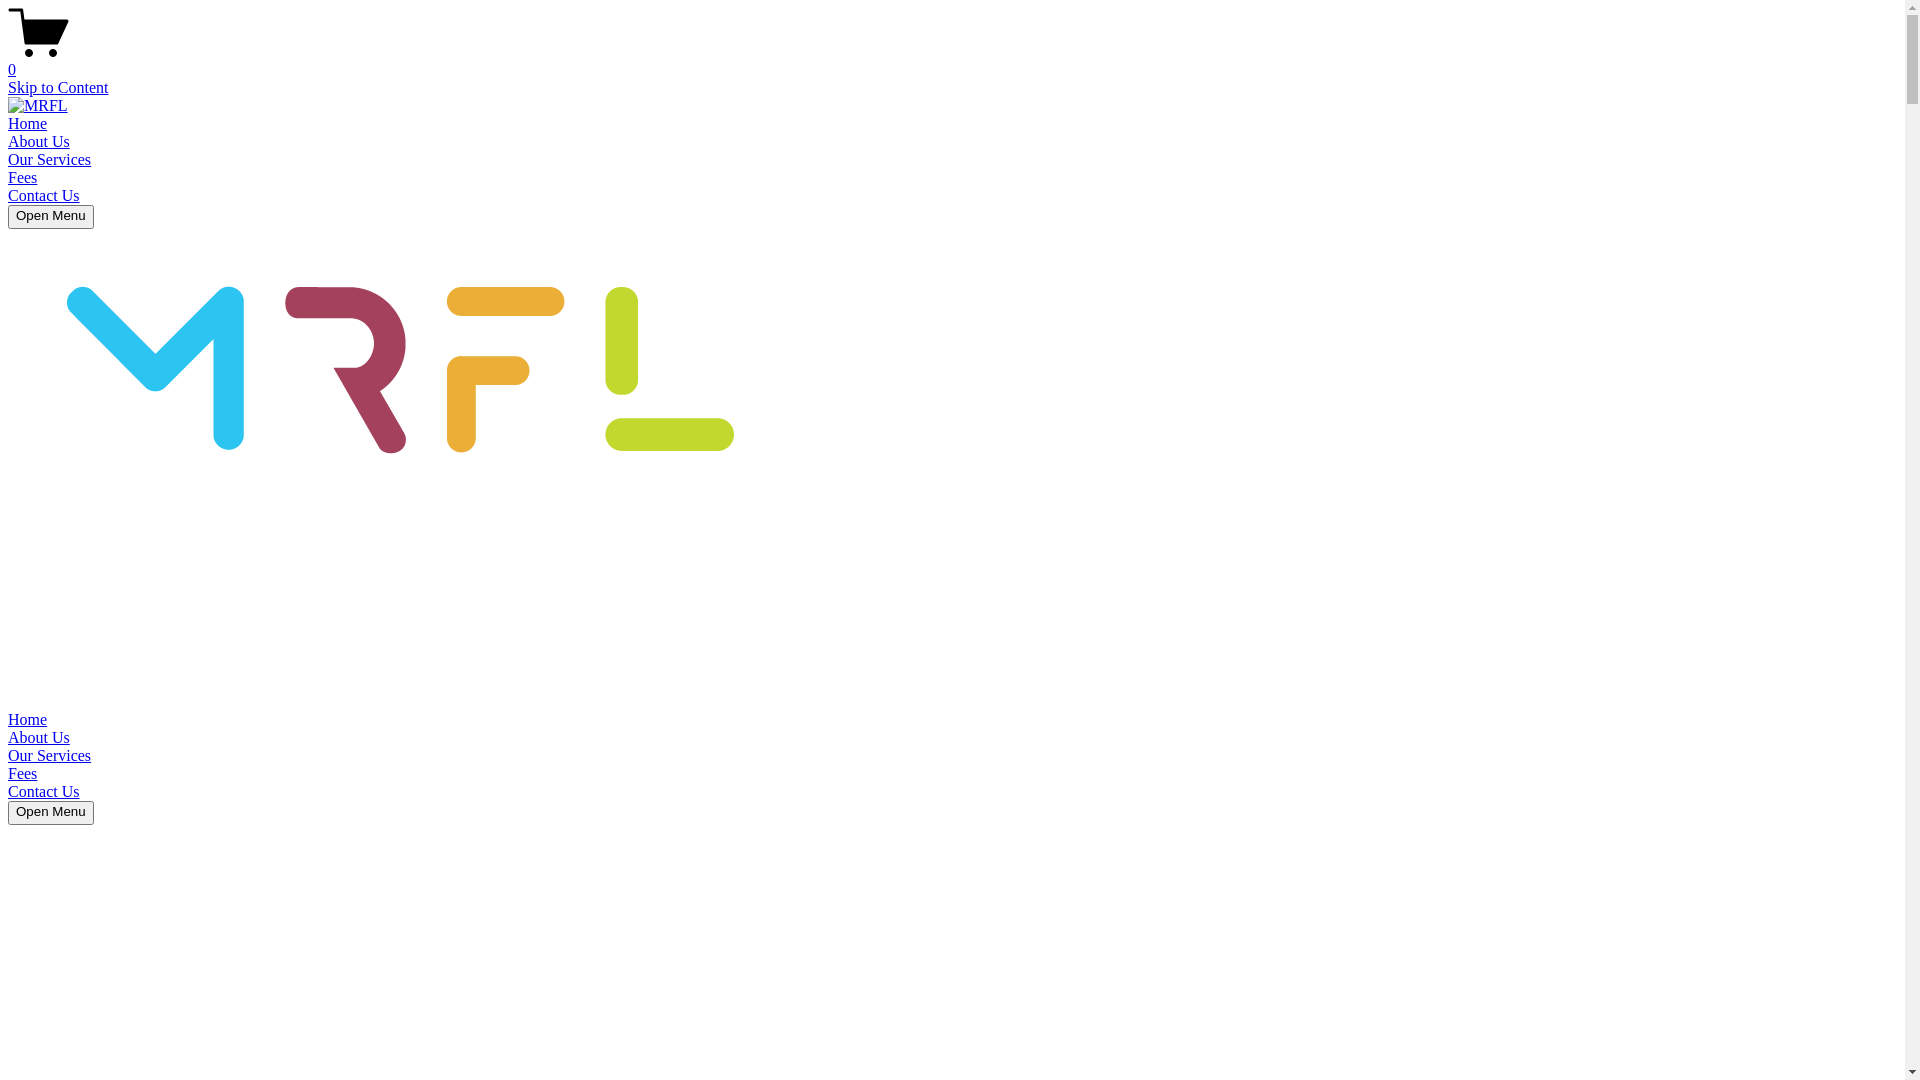  Describe the element at coordinates (43, 195) in the screenshot. I see `'Contact Us'` at that location.